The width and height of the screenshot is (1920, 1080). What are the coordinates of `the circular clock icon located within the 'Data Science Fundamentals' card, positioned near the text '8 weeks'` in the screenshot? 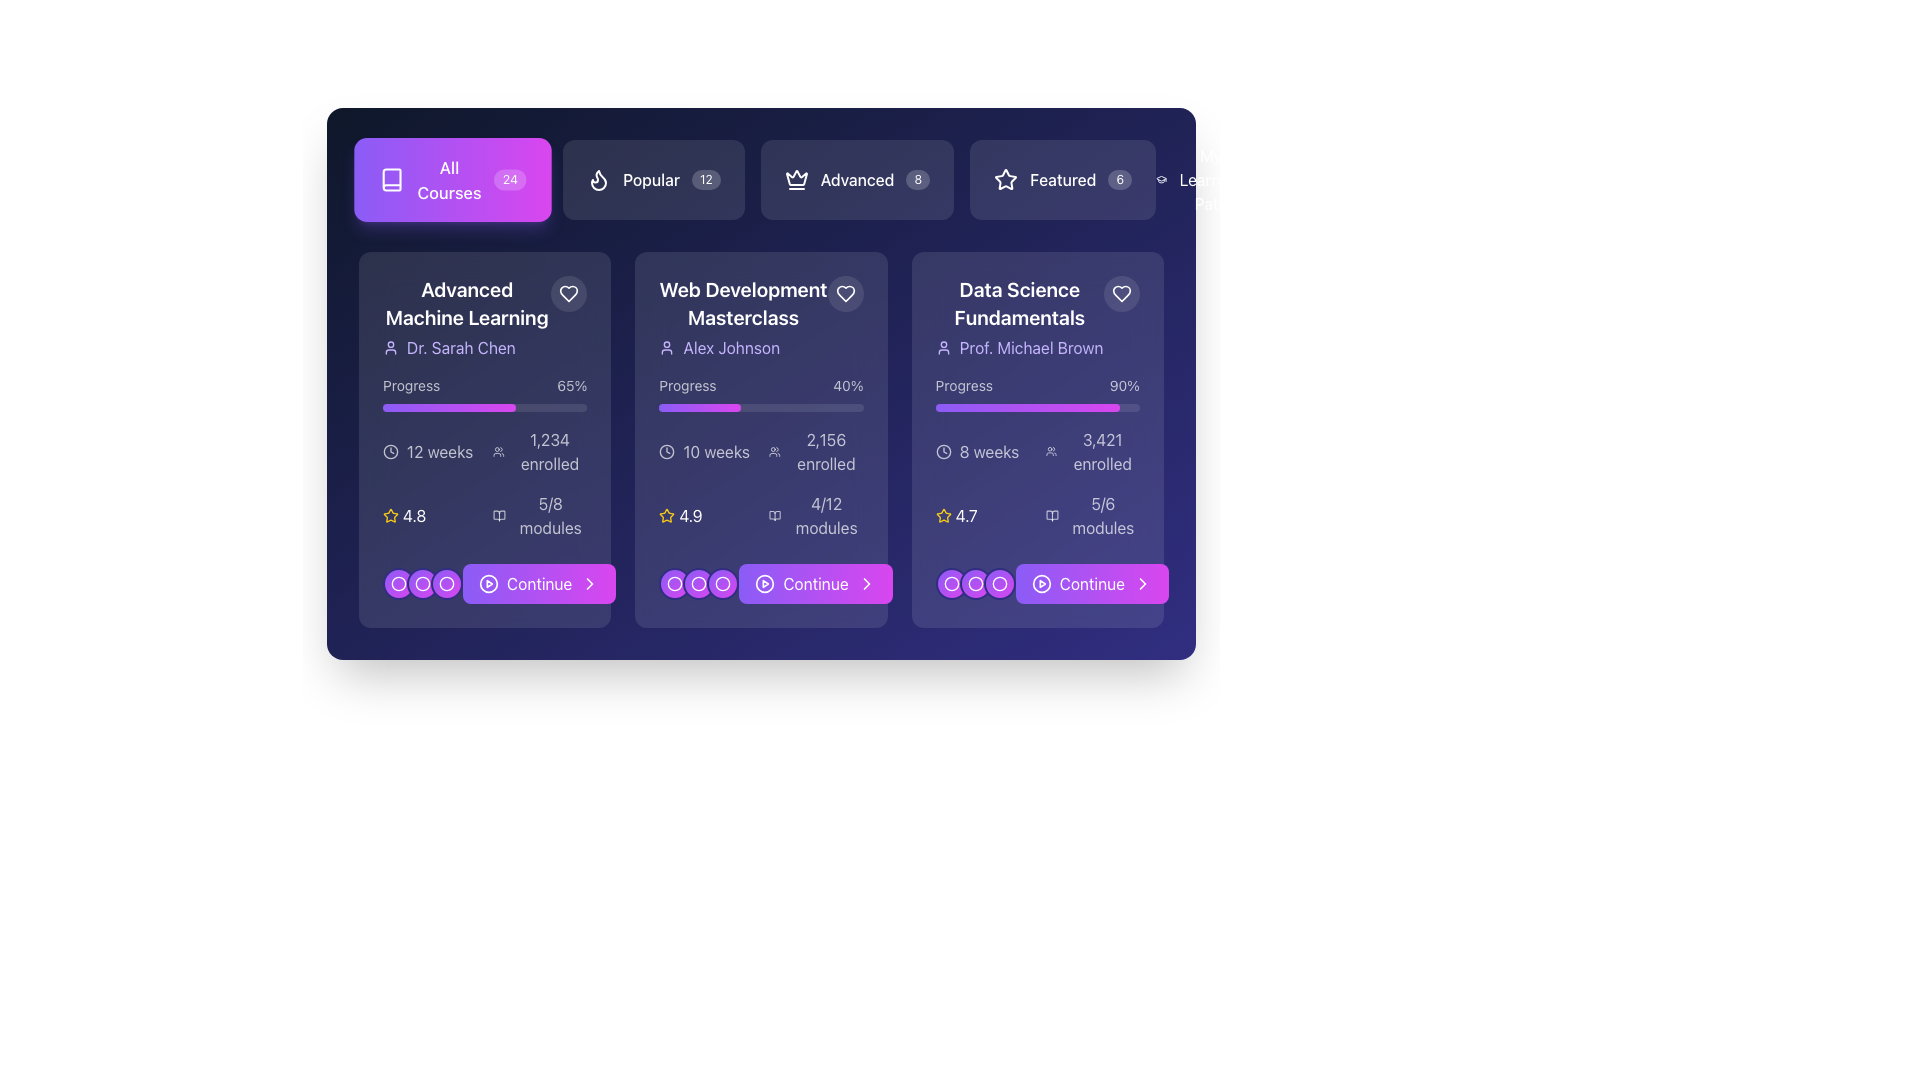 It's located at (942, 451).